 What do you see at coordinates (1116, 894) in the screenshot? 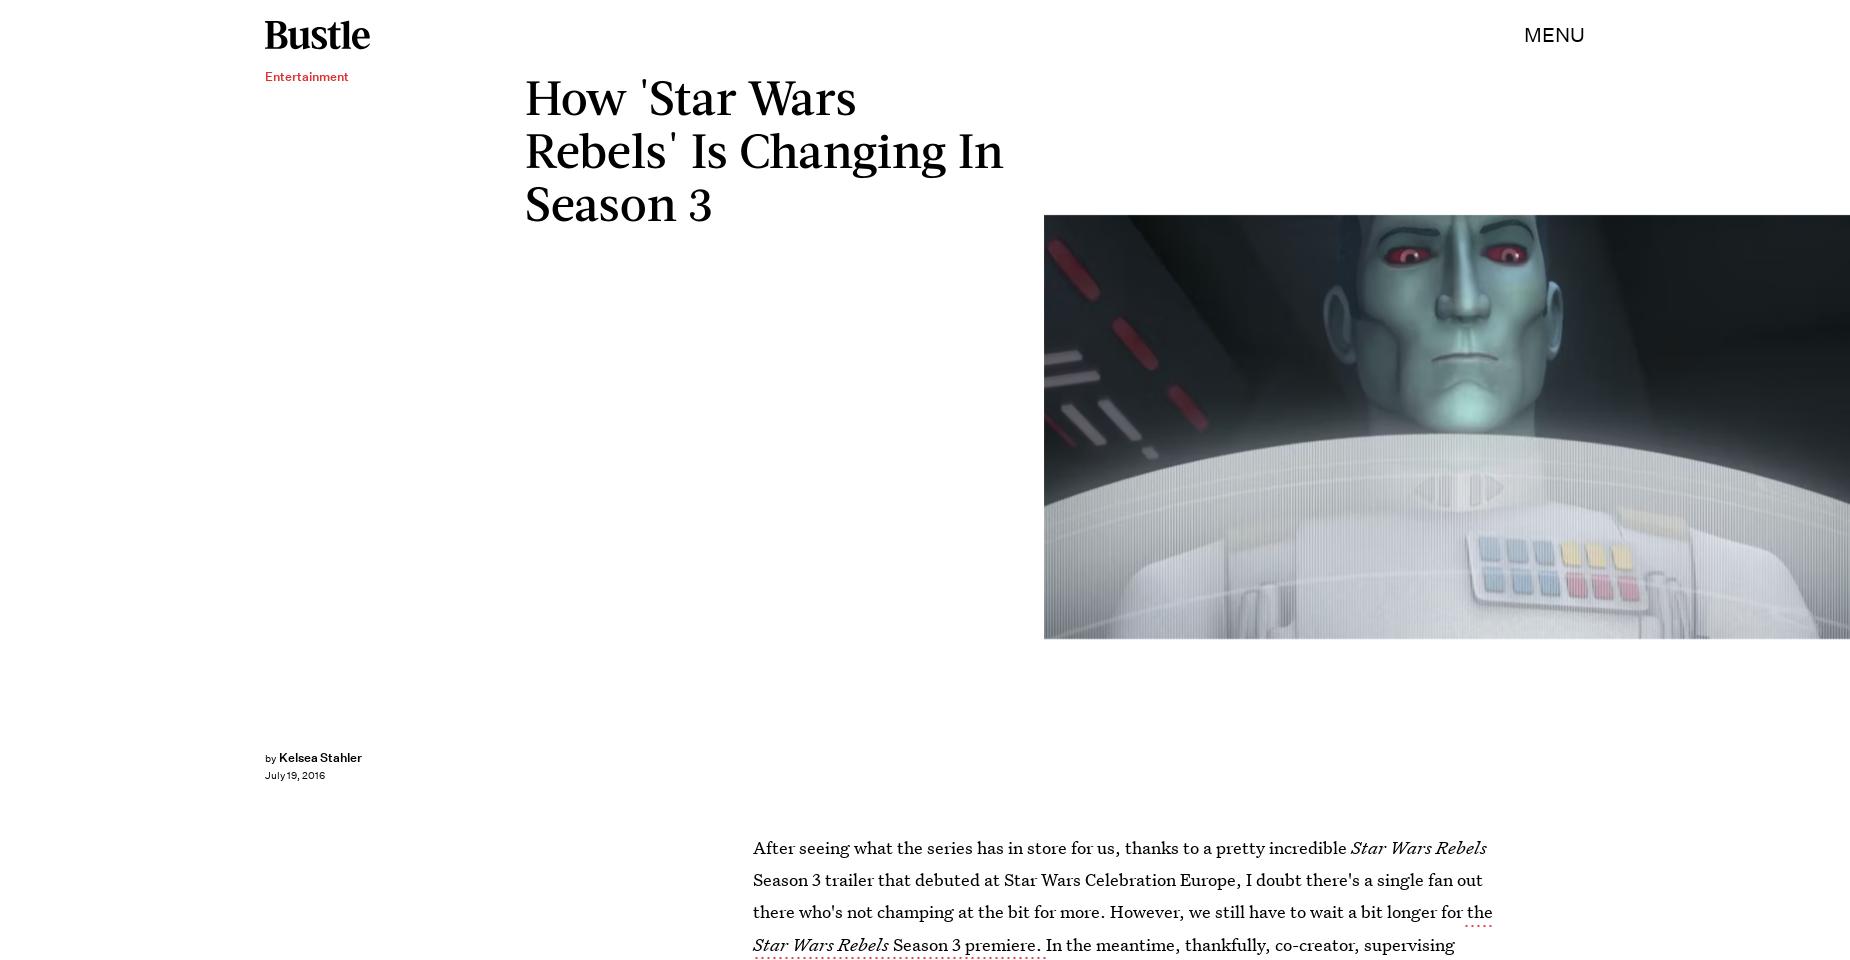
I see `'Season 3 trailer that debuted at Star Wars Celebration Europe, I doubt there's a single fan out there who's not champing at the bit for more. However, we still have to wait a bit longer for'` at bounding box center [1116, 894].